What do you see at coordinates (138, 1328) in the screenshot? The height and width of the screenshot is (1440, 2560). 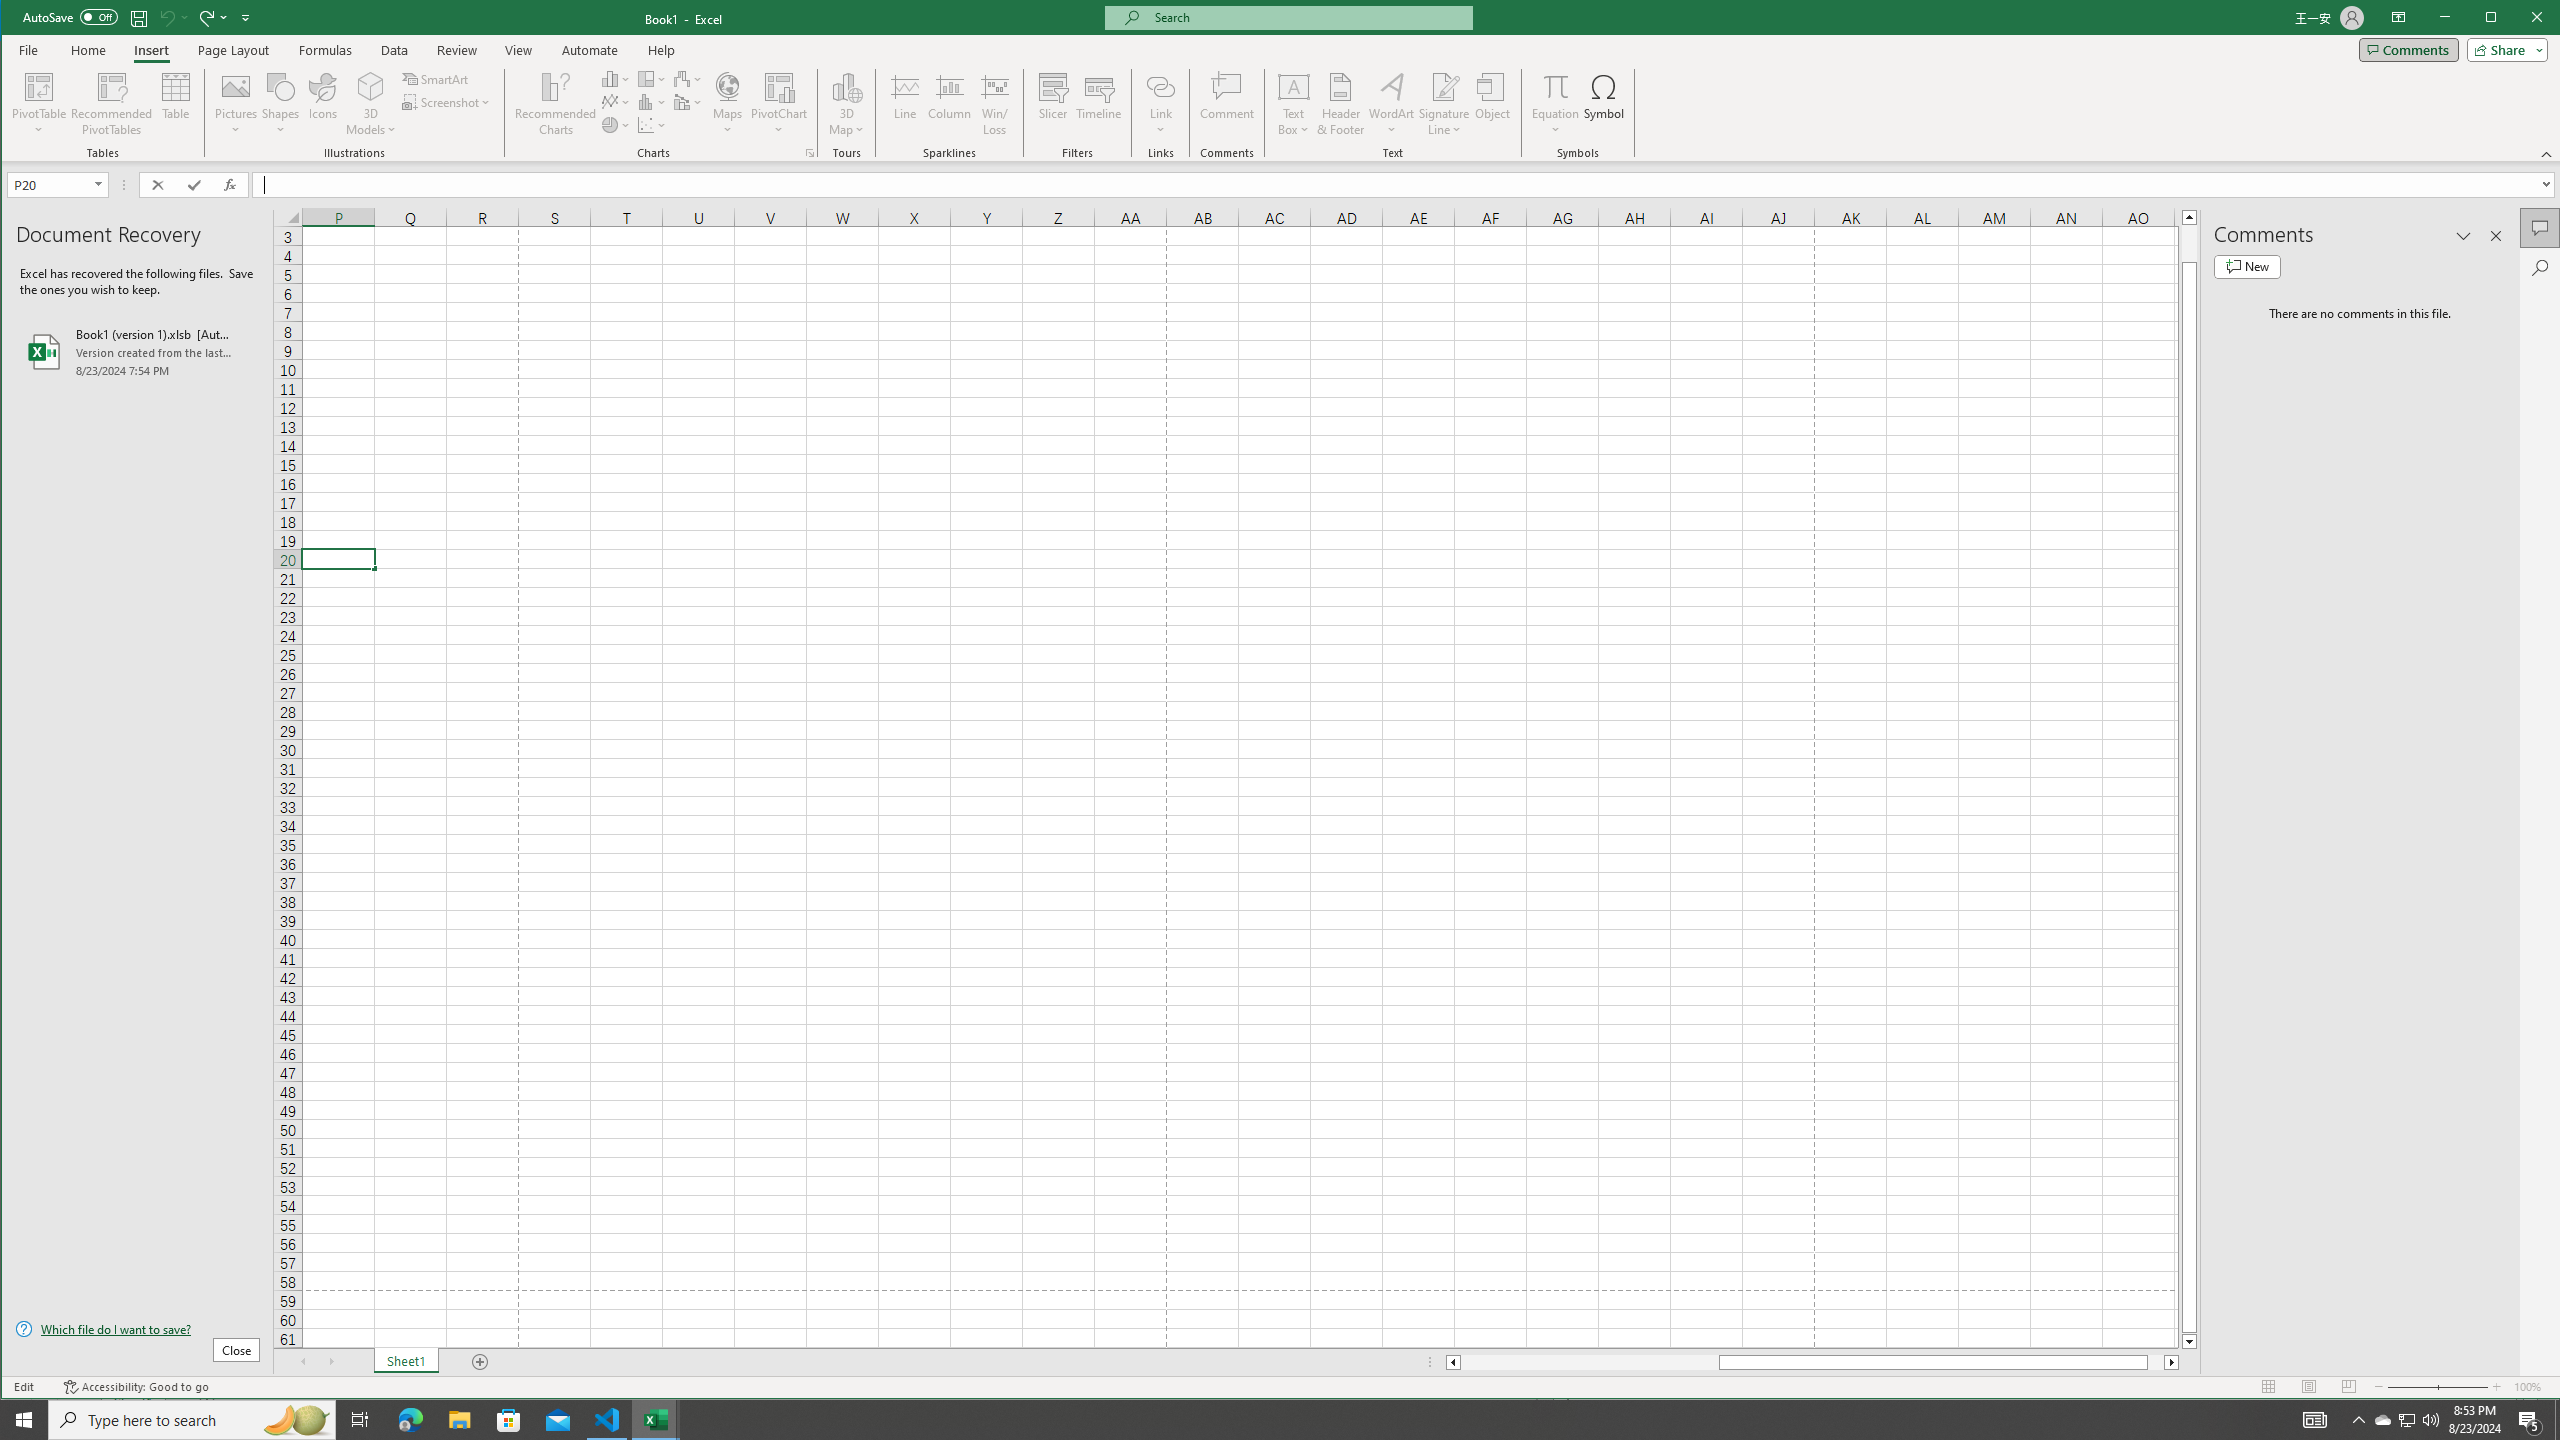 I see `'Which file do I want to save?'` at bounding box center [138, 1328].